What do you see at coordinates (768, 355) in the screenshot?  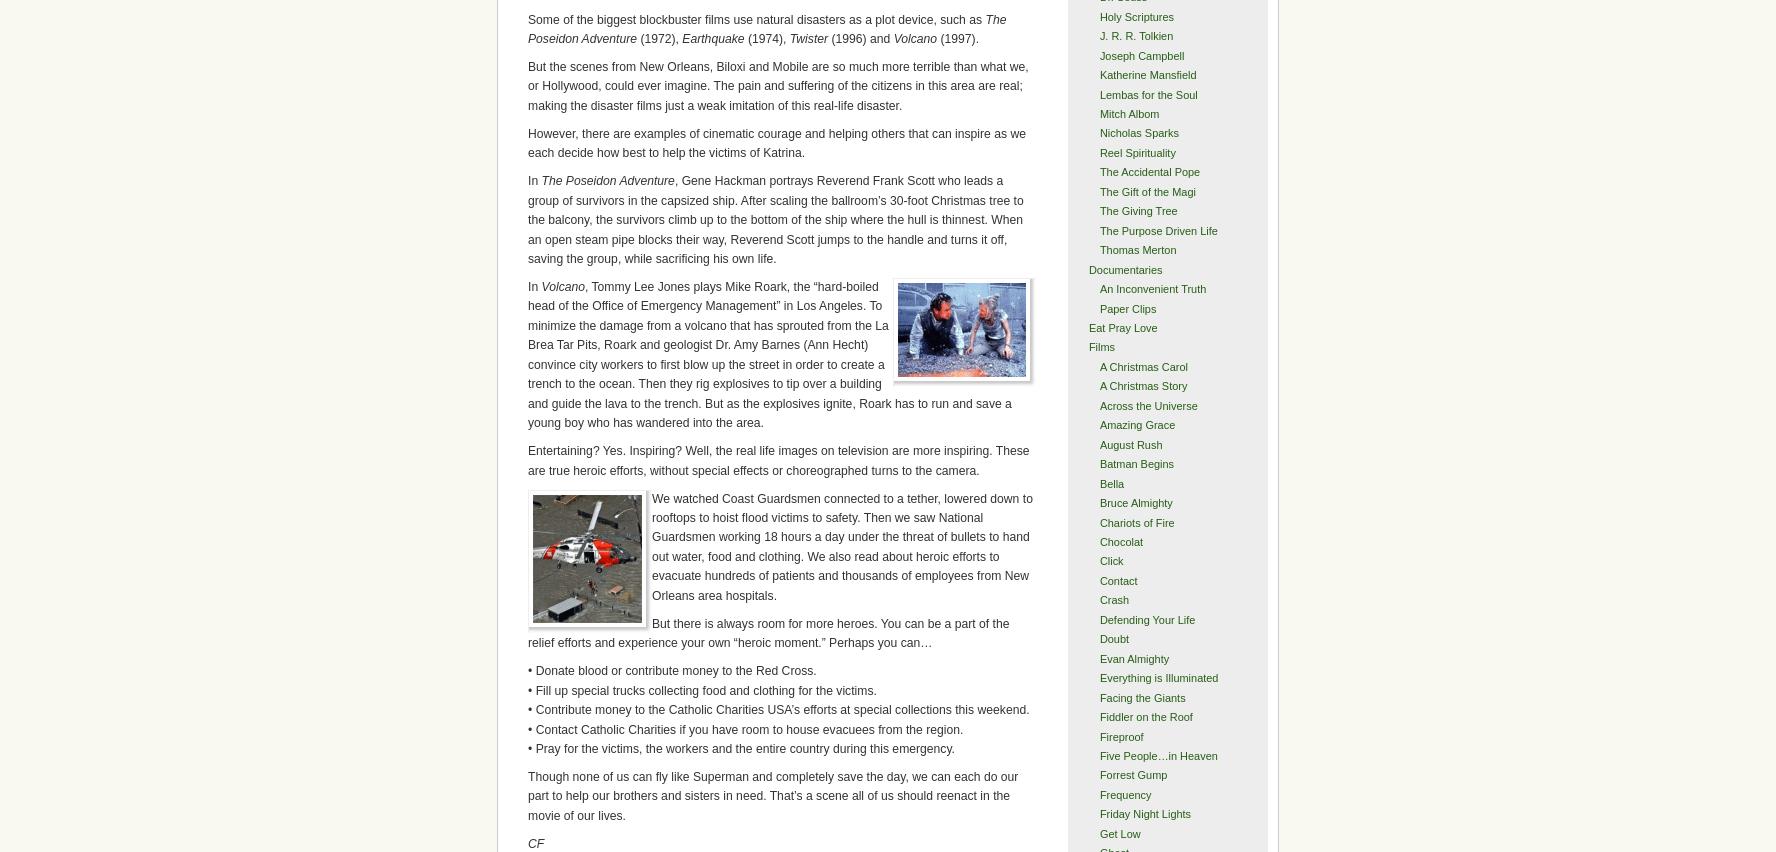 I see `', Tommy Lee Jones plays Mike Roark, the “hard-boiled head of the Office of Emergency Management” in Los Angeles. To minimize the damage from a volcano that has sprouted from the La Brea Tar Pits, Roark and geologist Dr. Amy Barnes (Ann Hecht) convince city workers to first blow up the street in order to create a trench to the ocean. Then they rig explosives to tip over a building and guide the lava to the trench. But as the explosives ignite, Roark has to run and save a young boy who has wandered into the area.'` at bounding box center [768, 355].